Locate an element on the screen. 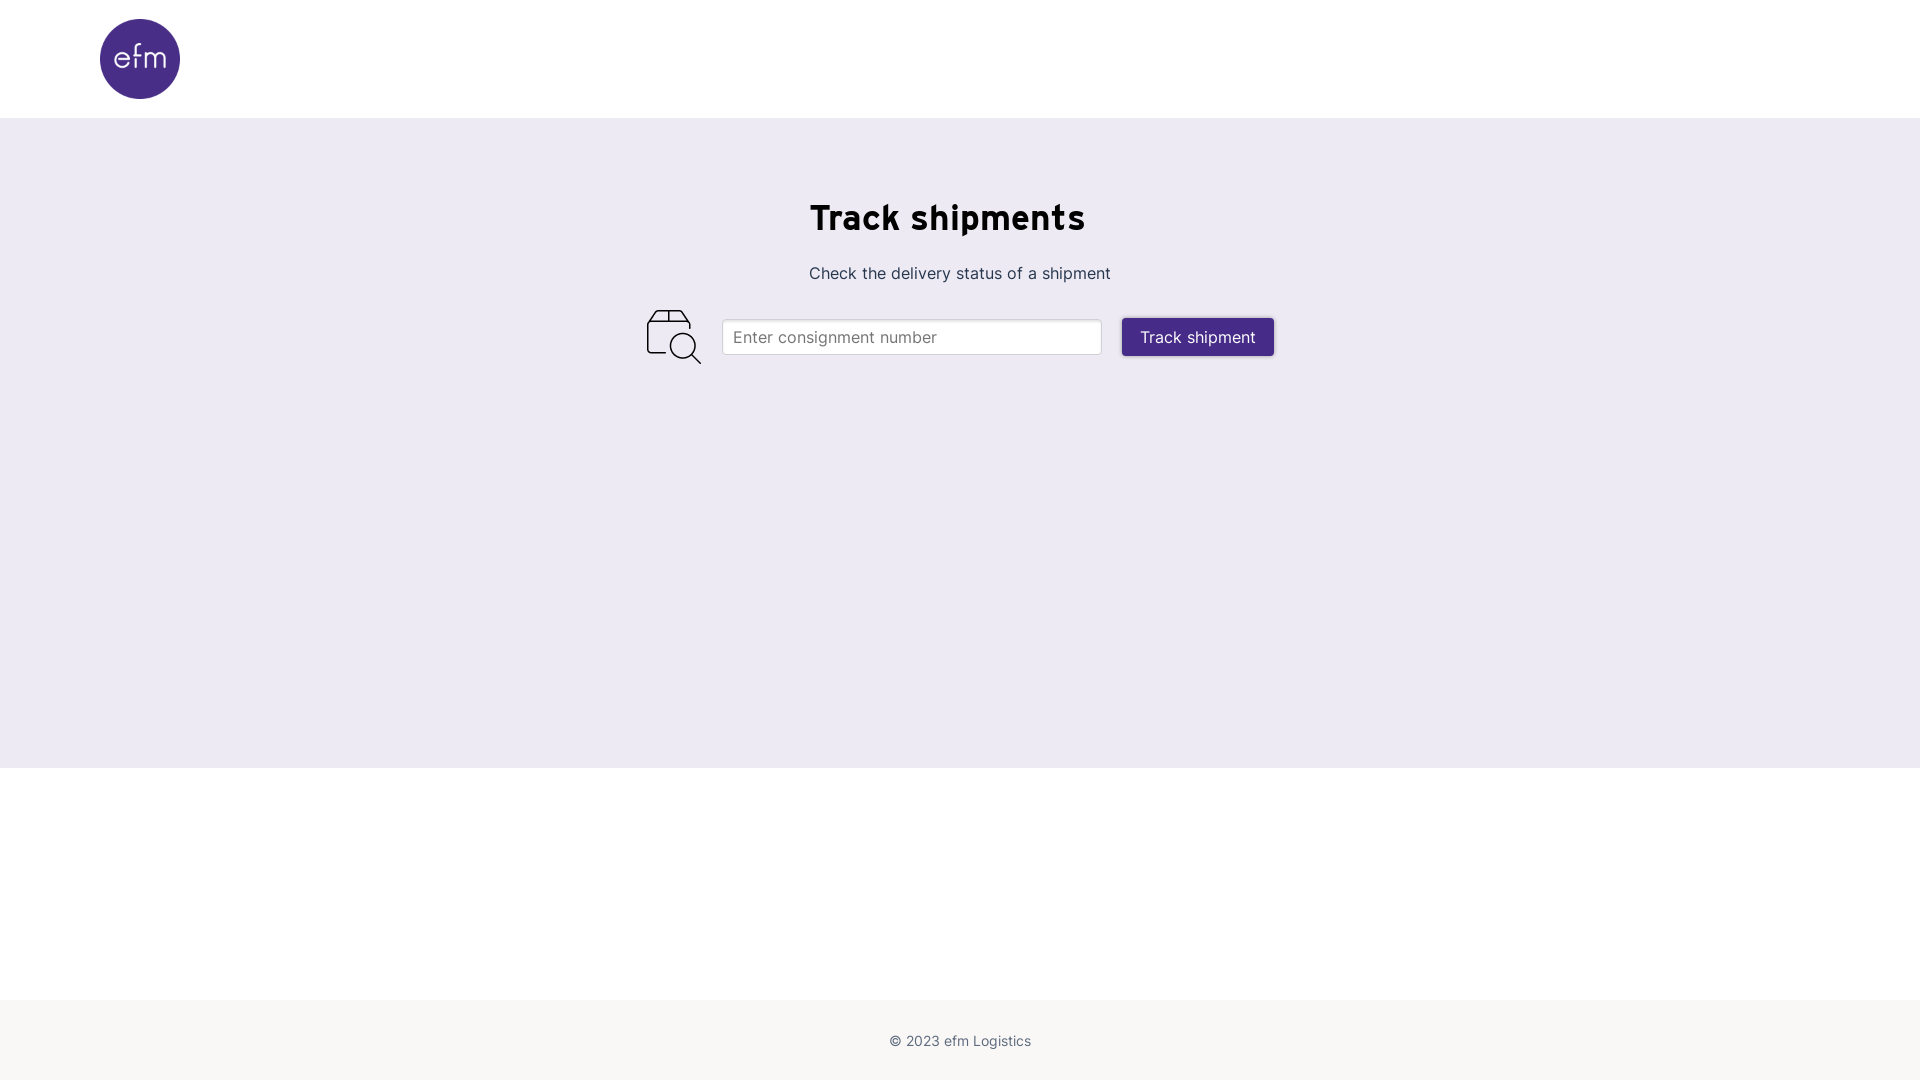 The image size is (1920, 1080). 'Track shipment' is located at coordinates (1198, 335).